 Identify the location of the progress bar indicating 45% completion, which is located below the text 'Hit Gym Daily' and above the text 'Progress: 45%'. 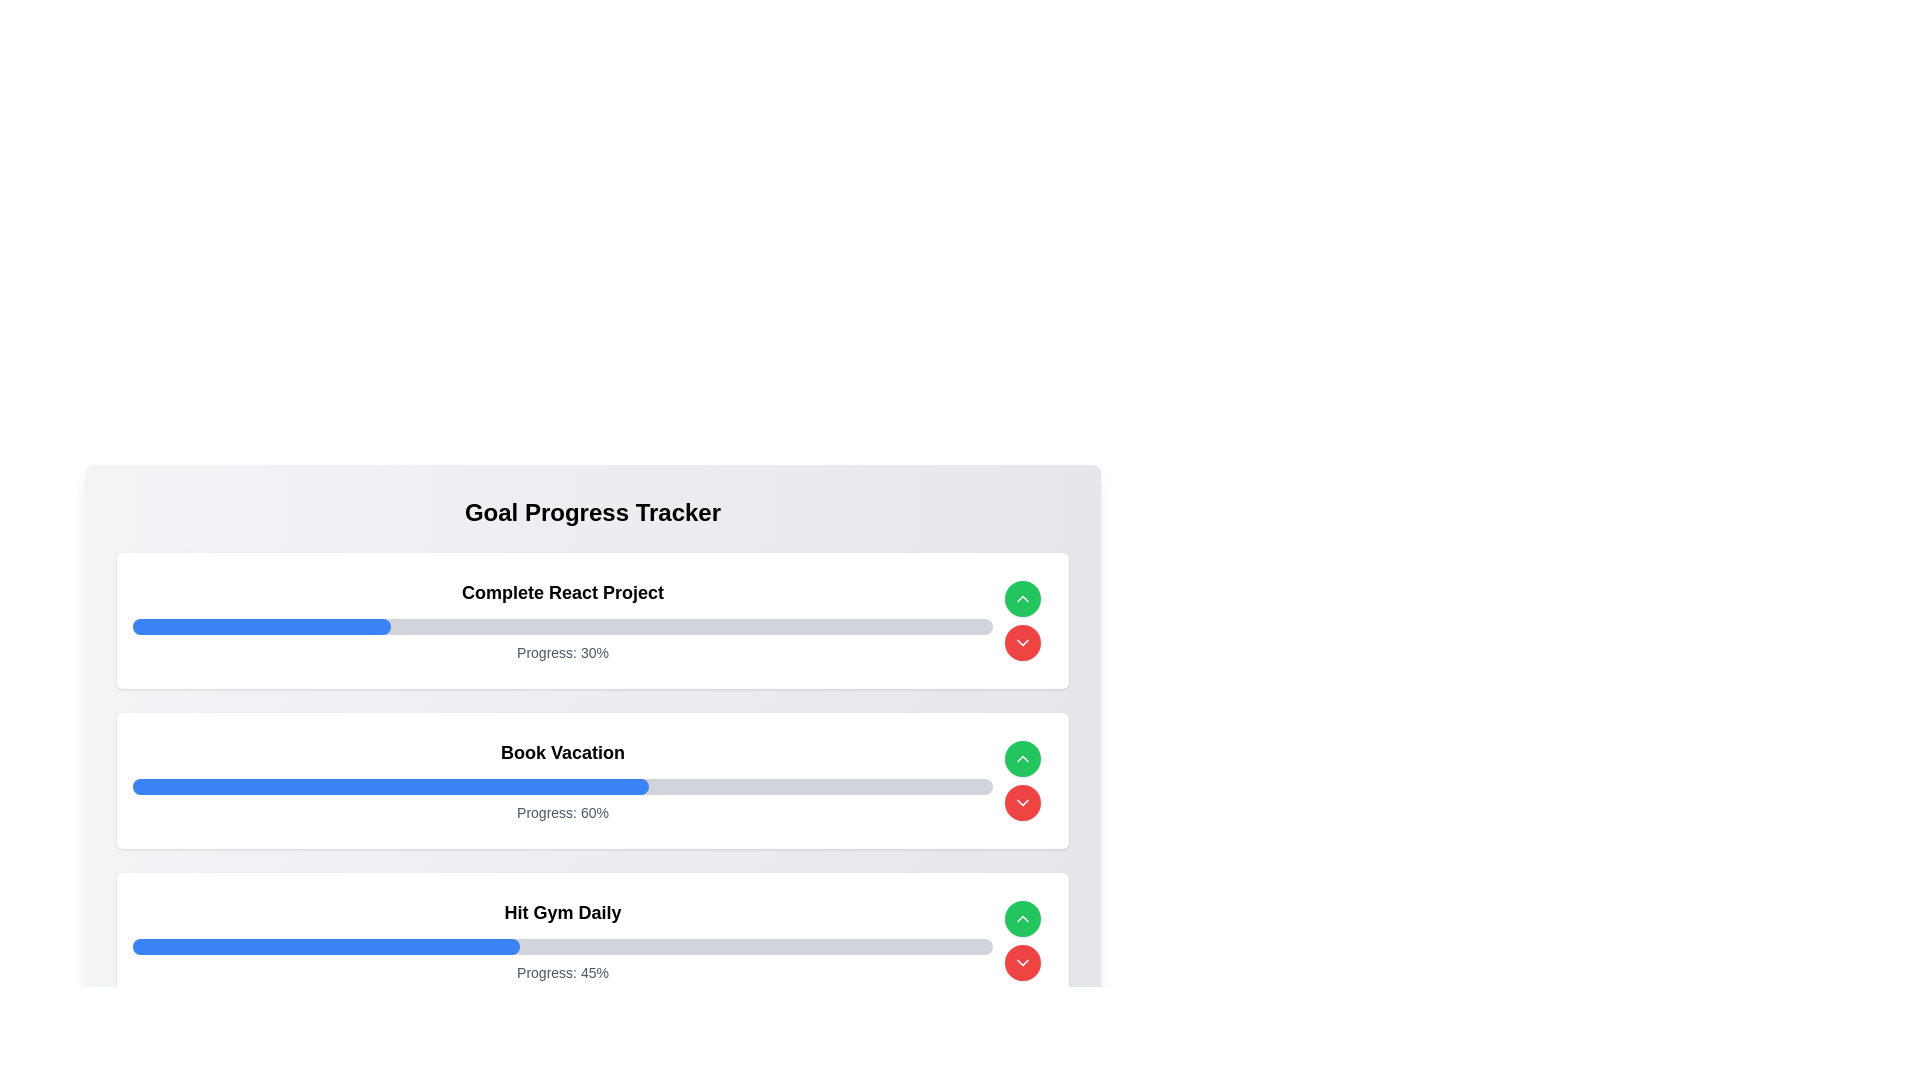
(561, 946).